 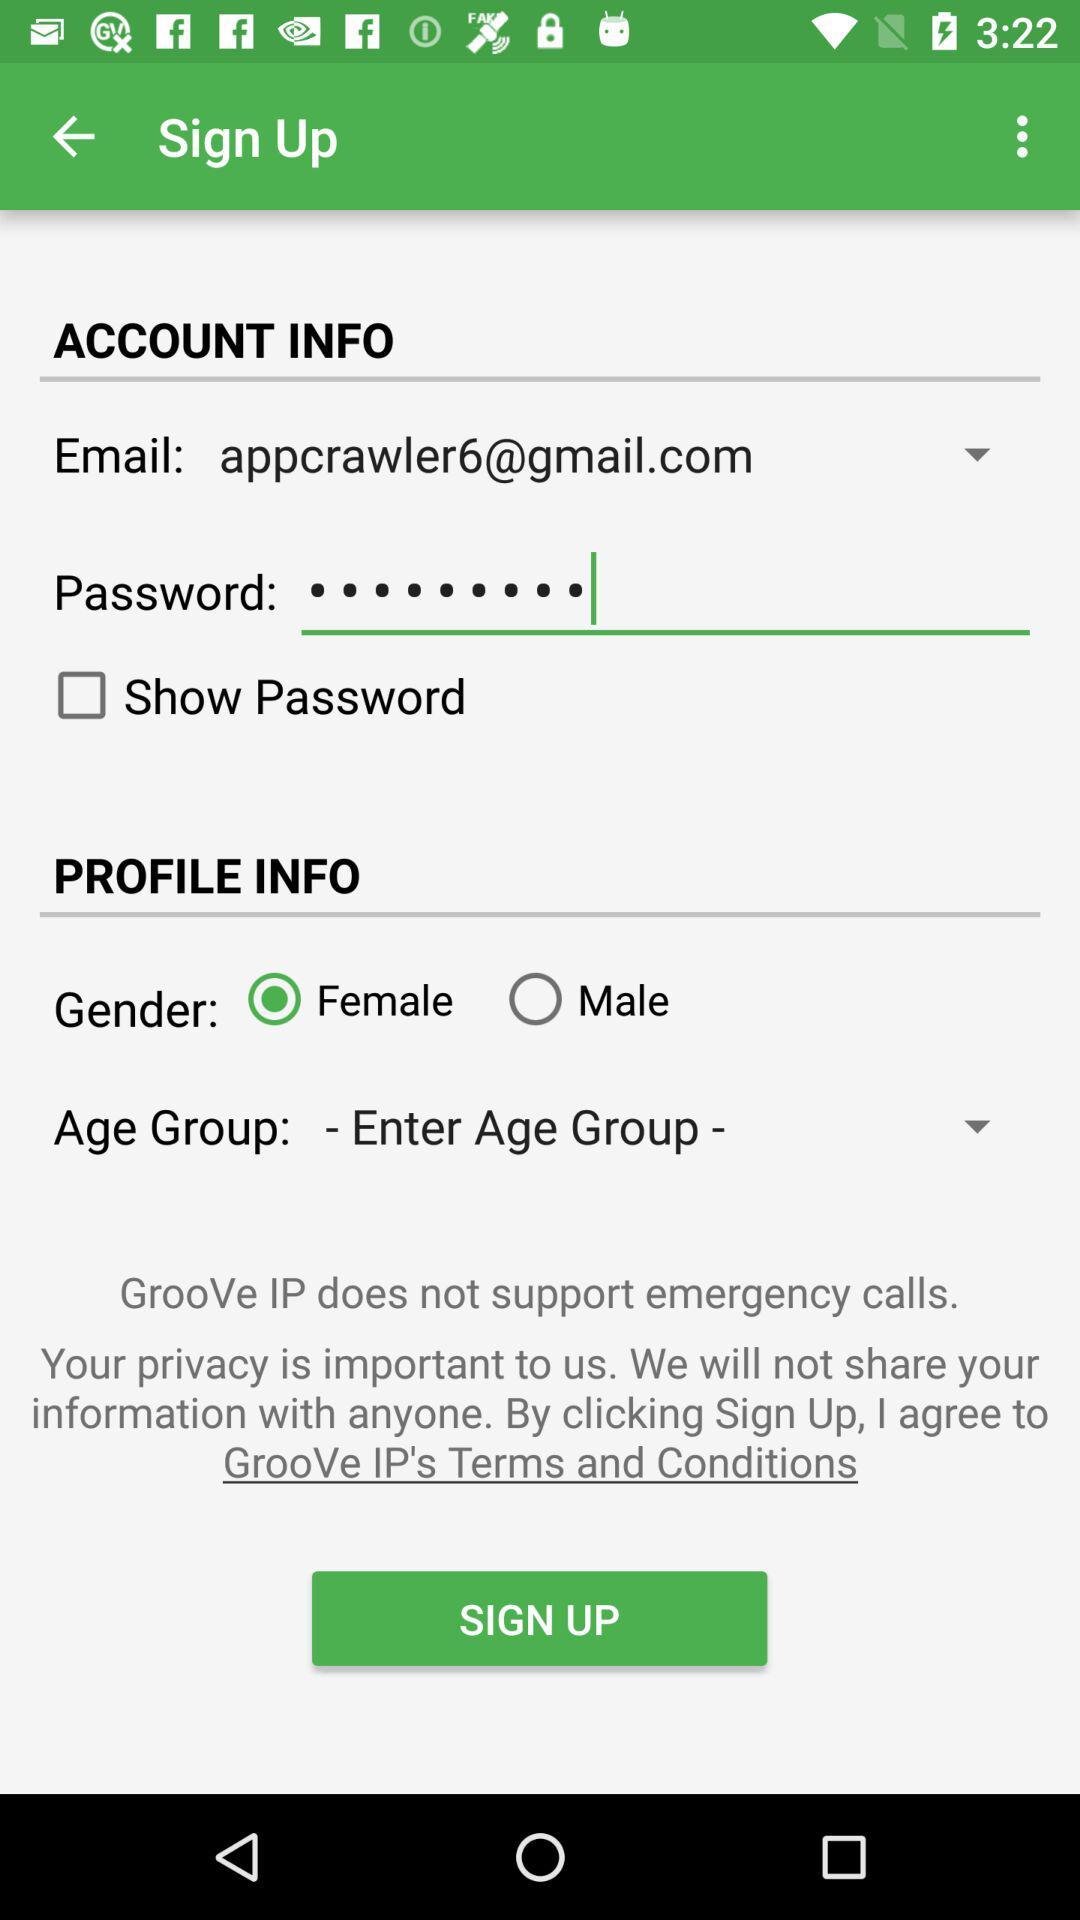 What do you see at coordinates (342, 998) in the screenshot?
I see `item next to the gender: icon` at bounding box center [342, 998].